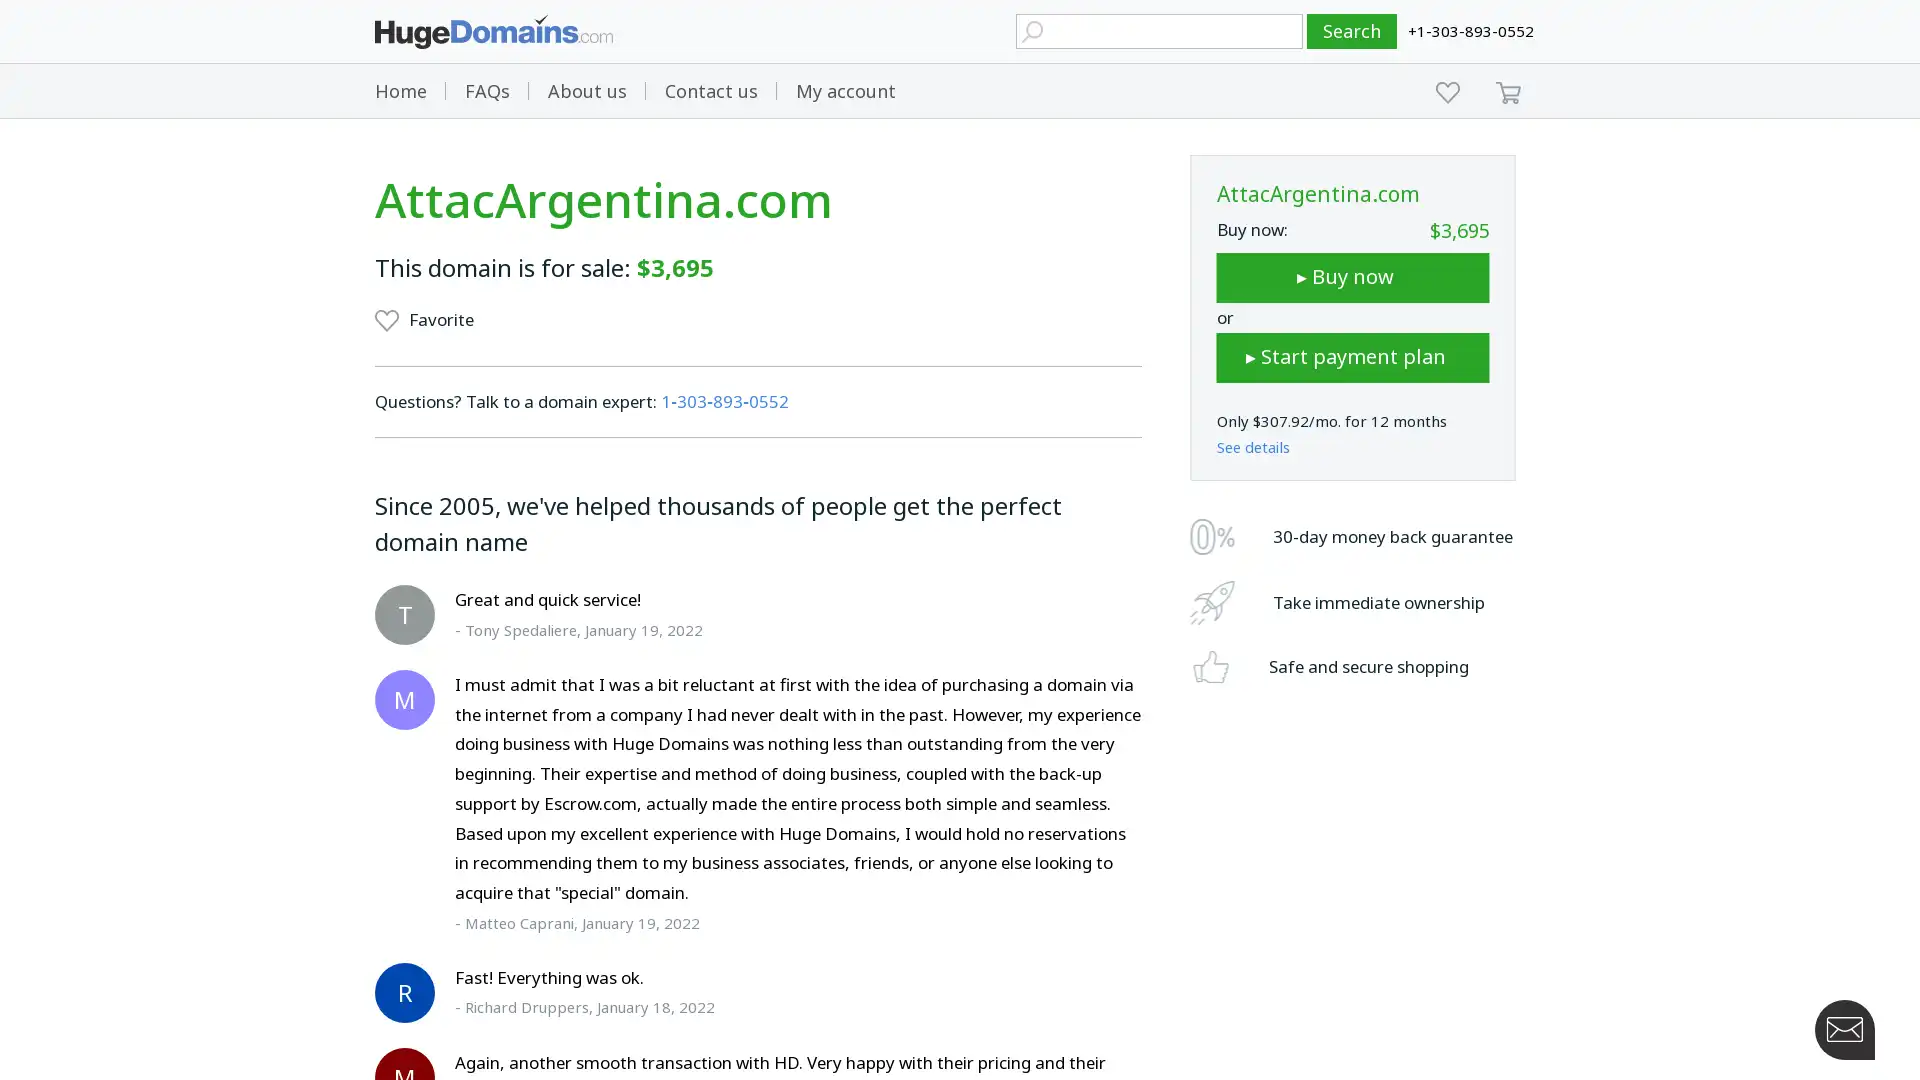 Image resolution: width=1920 pixels, height=1080 pixels. What do you see at coordinates (1352, 31) in the screenshot?
I see `Search` at bounding box center [1352, 31].